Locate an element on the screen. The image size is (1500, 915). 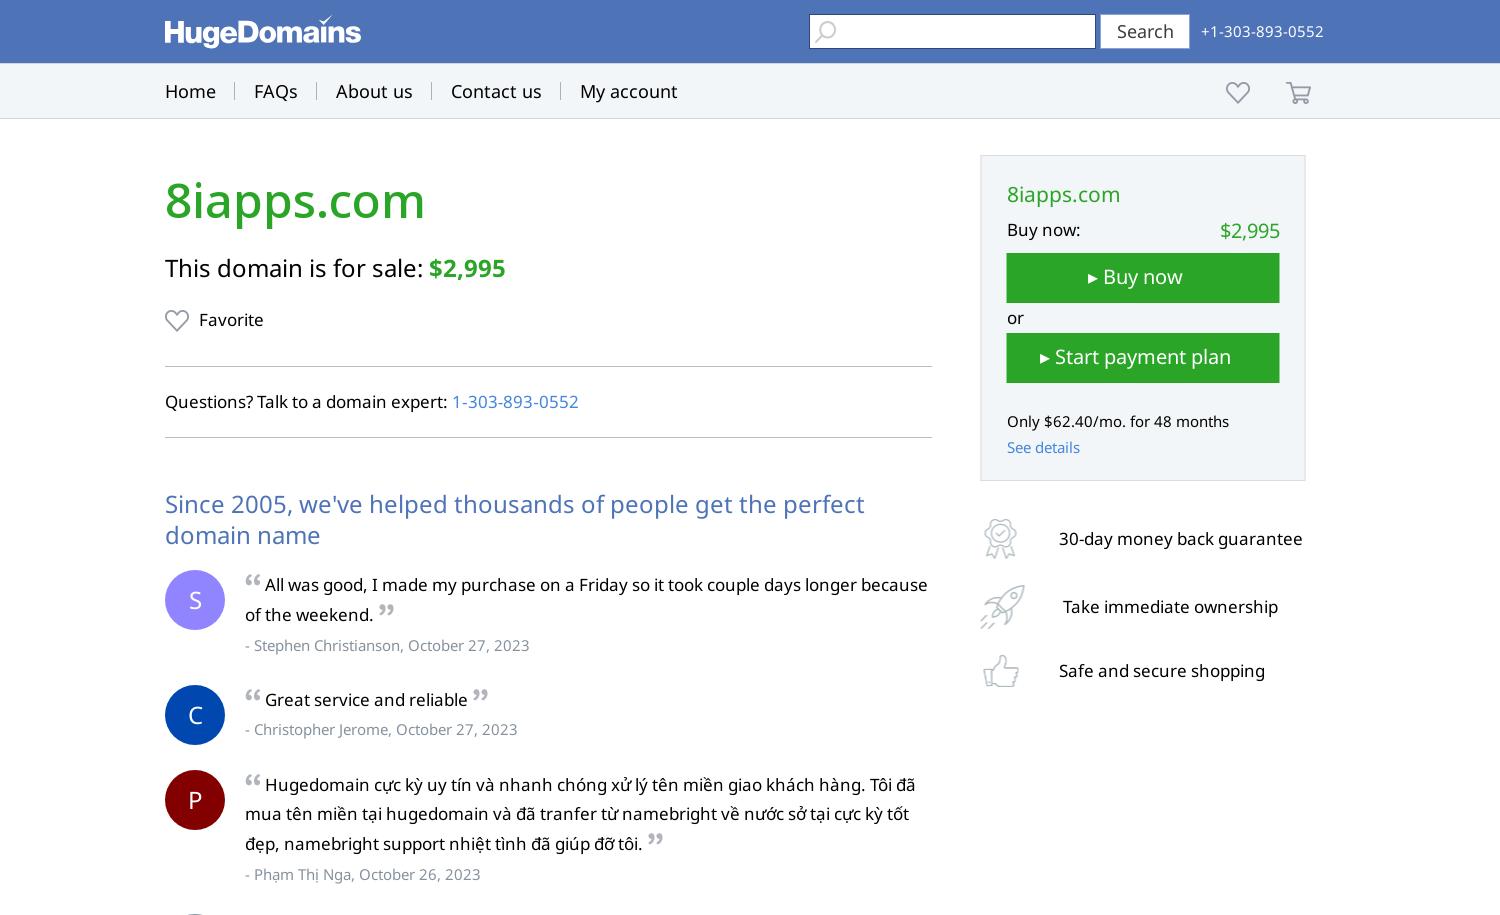
'+1-303-893-0552' is located at coordinates (1262, 31).